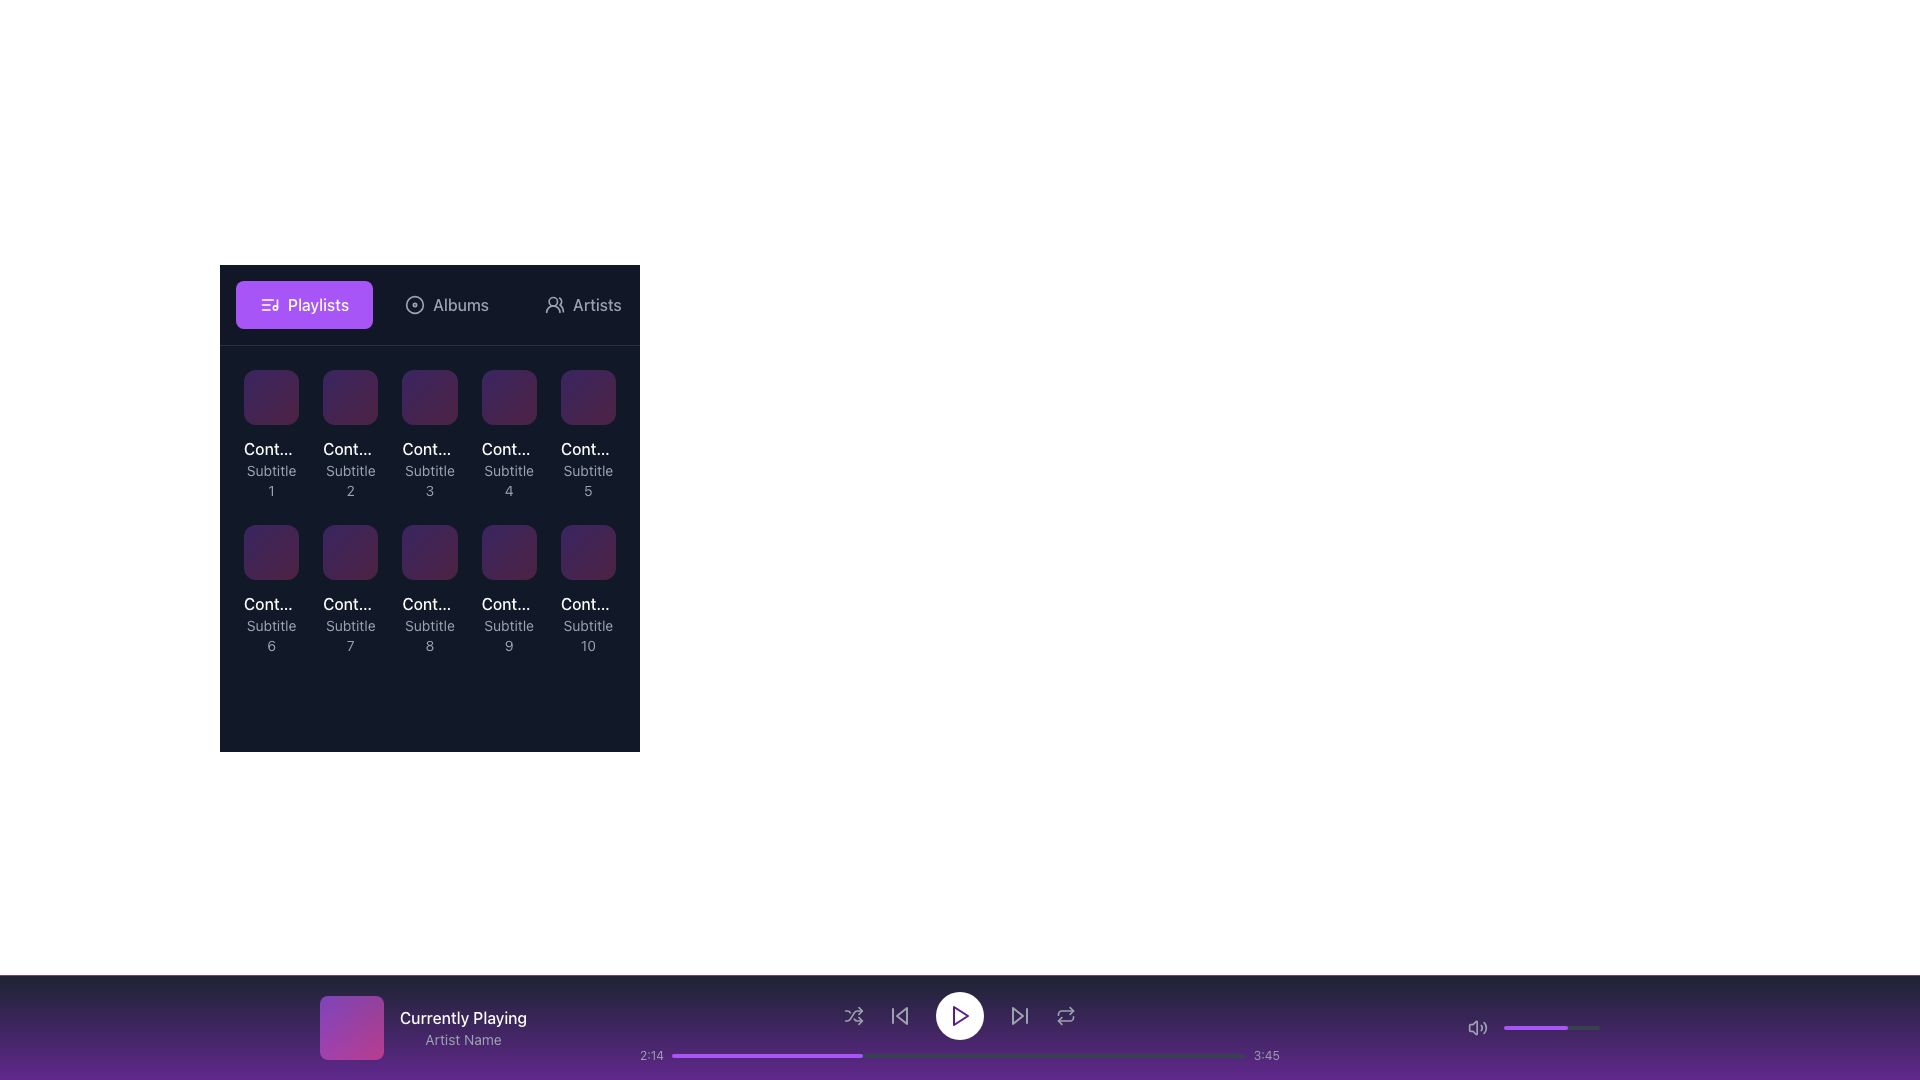 This screenshot has height=1080, width=1920. What do you see at coordinates (429, 552) in the screenshot?
I see `the Graphic Tile, which is a square with rounded corners styled in a gradient from light purple to pink, located in the middle row, third column from the left, representing 'Content Title 8 Subtitle 8'` at bounding box center [429, 552].